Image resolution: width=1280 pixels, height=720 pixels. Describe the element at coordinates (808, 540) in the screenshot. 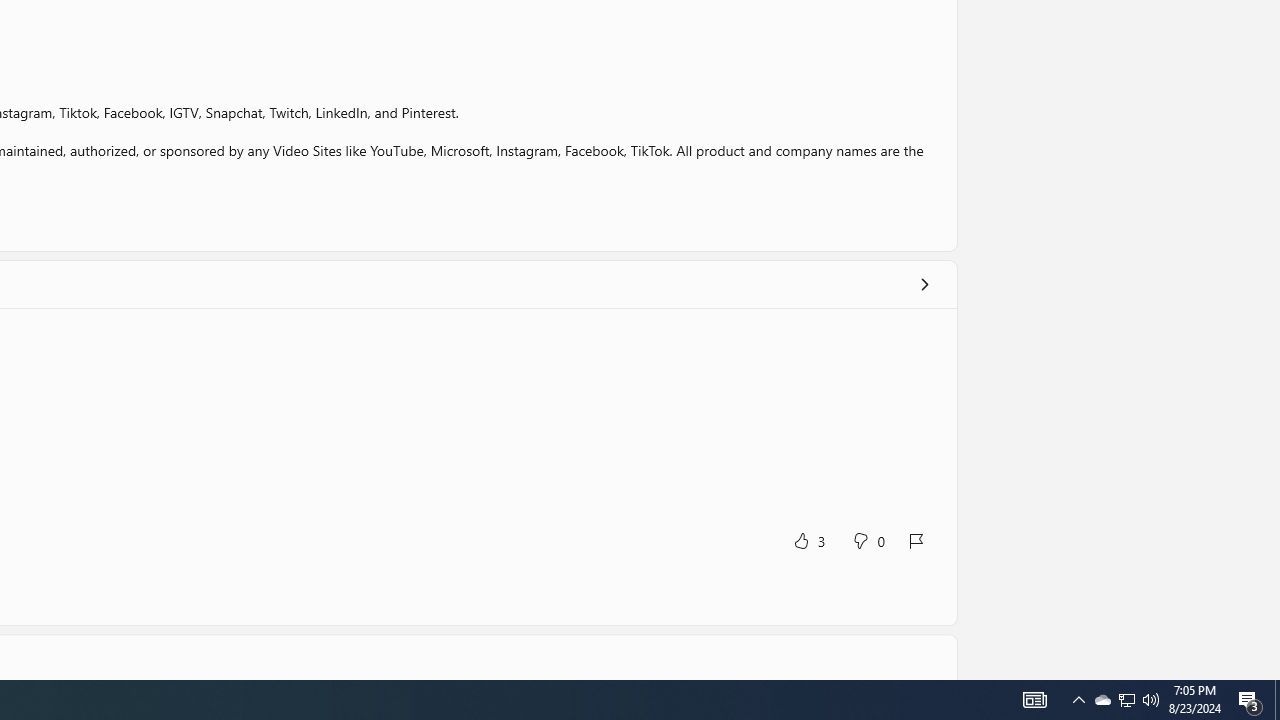

I see `'Yes, this was helpful. 3 votes.'` at that location.